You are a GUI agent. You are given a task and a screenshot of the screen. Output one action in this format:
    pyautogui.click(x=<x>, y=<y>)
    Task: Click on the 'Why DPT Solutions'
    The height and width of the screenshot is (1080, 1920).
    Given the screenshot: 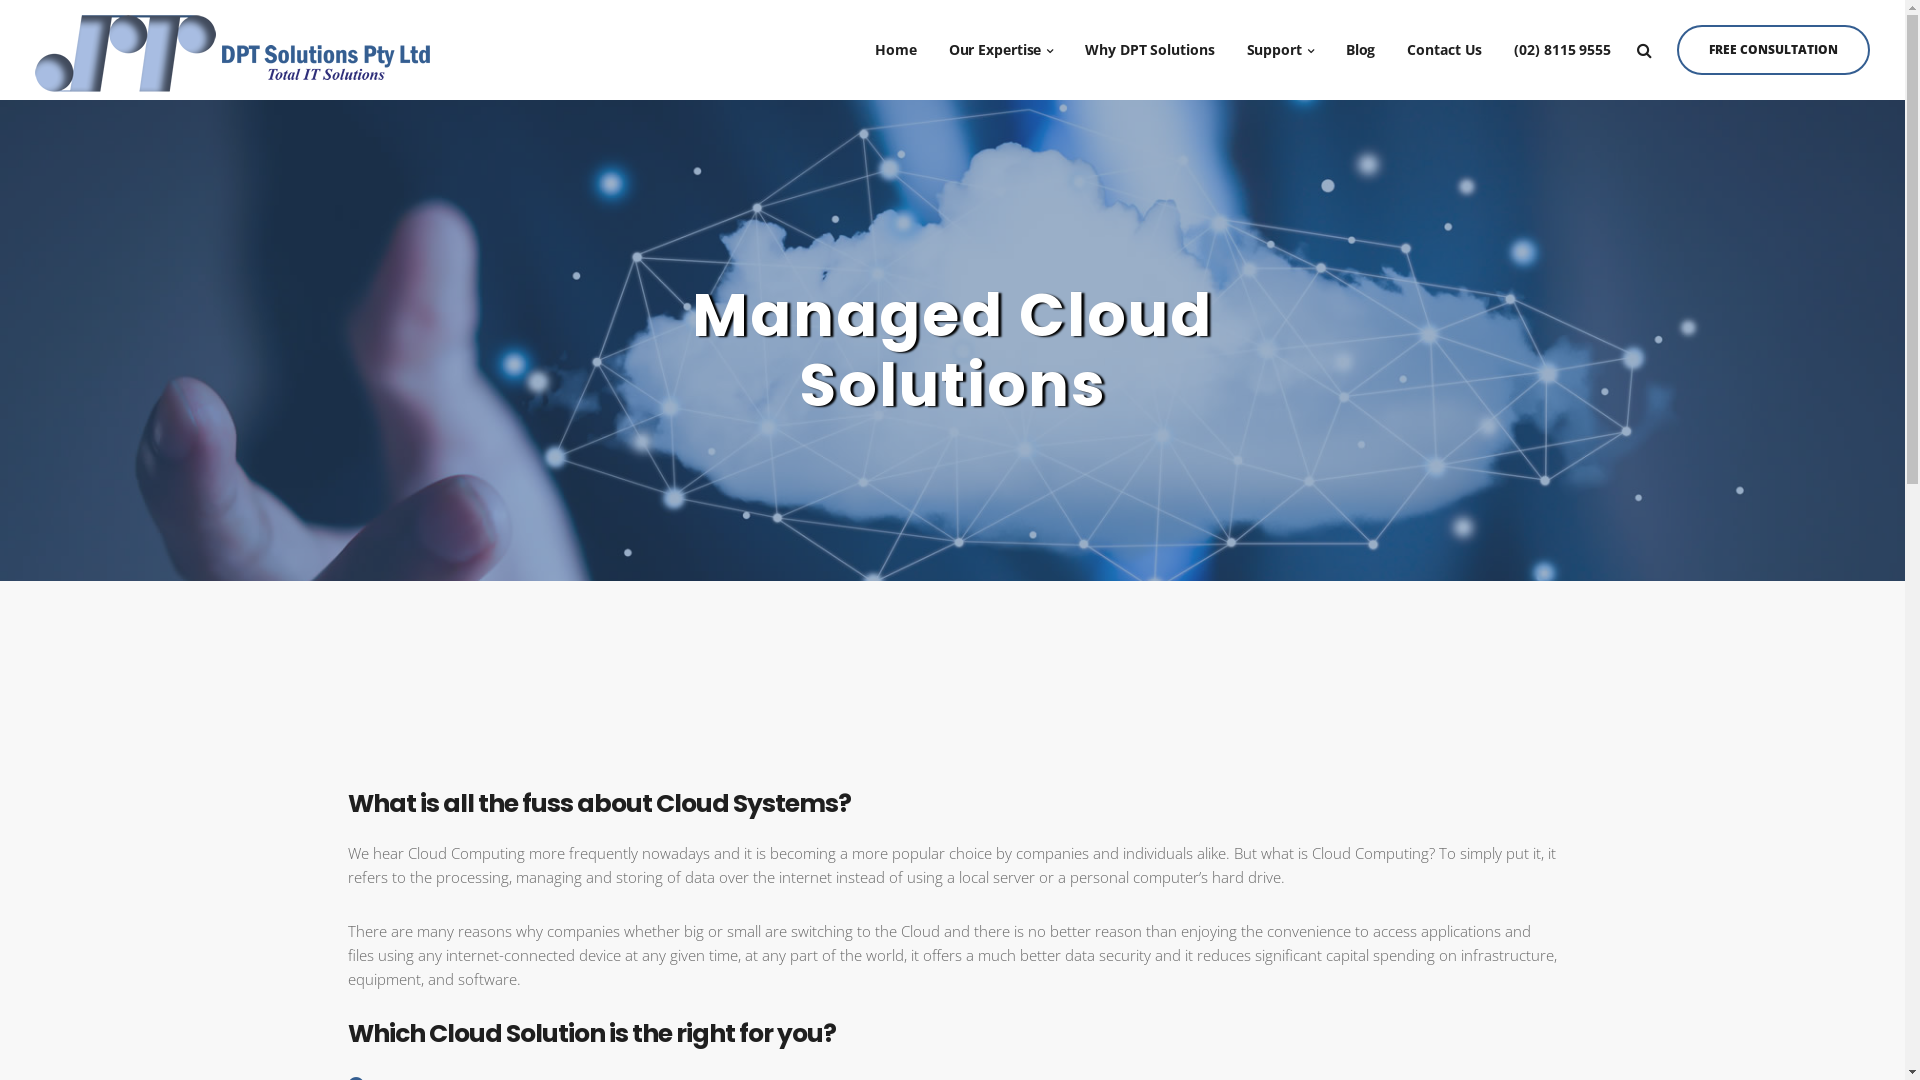 What is the action you would take?
    pyautogui.click(x=1149, y=49)
    